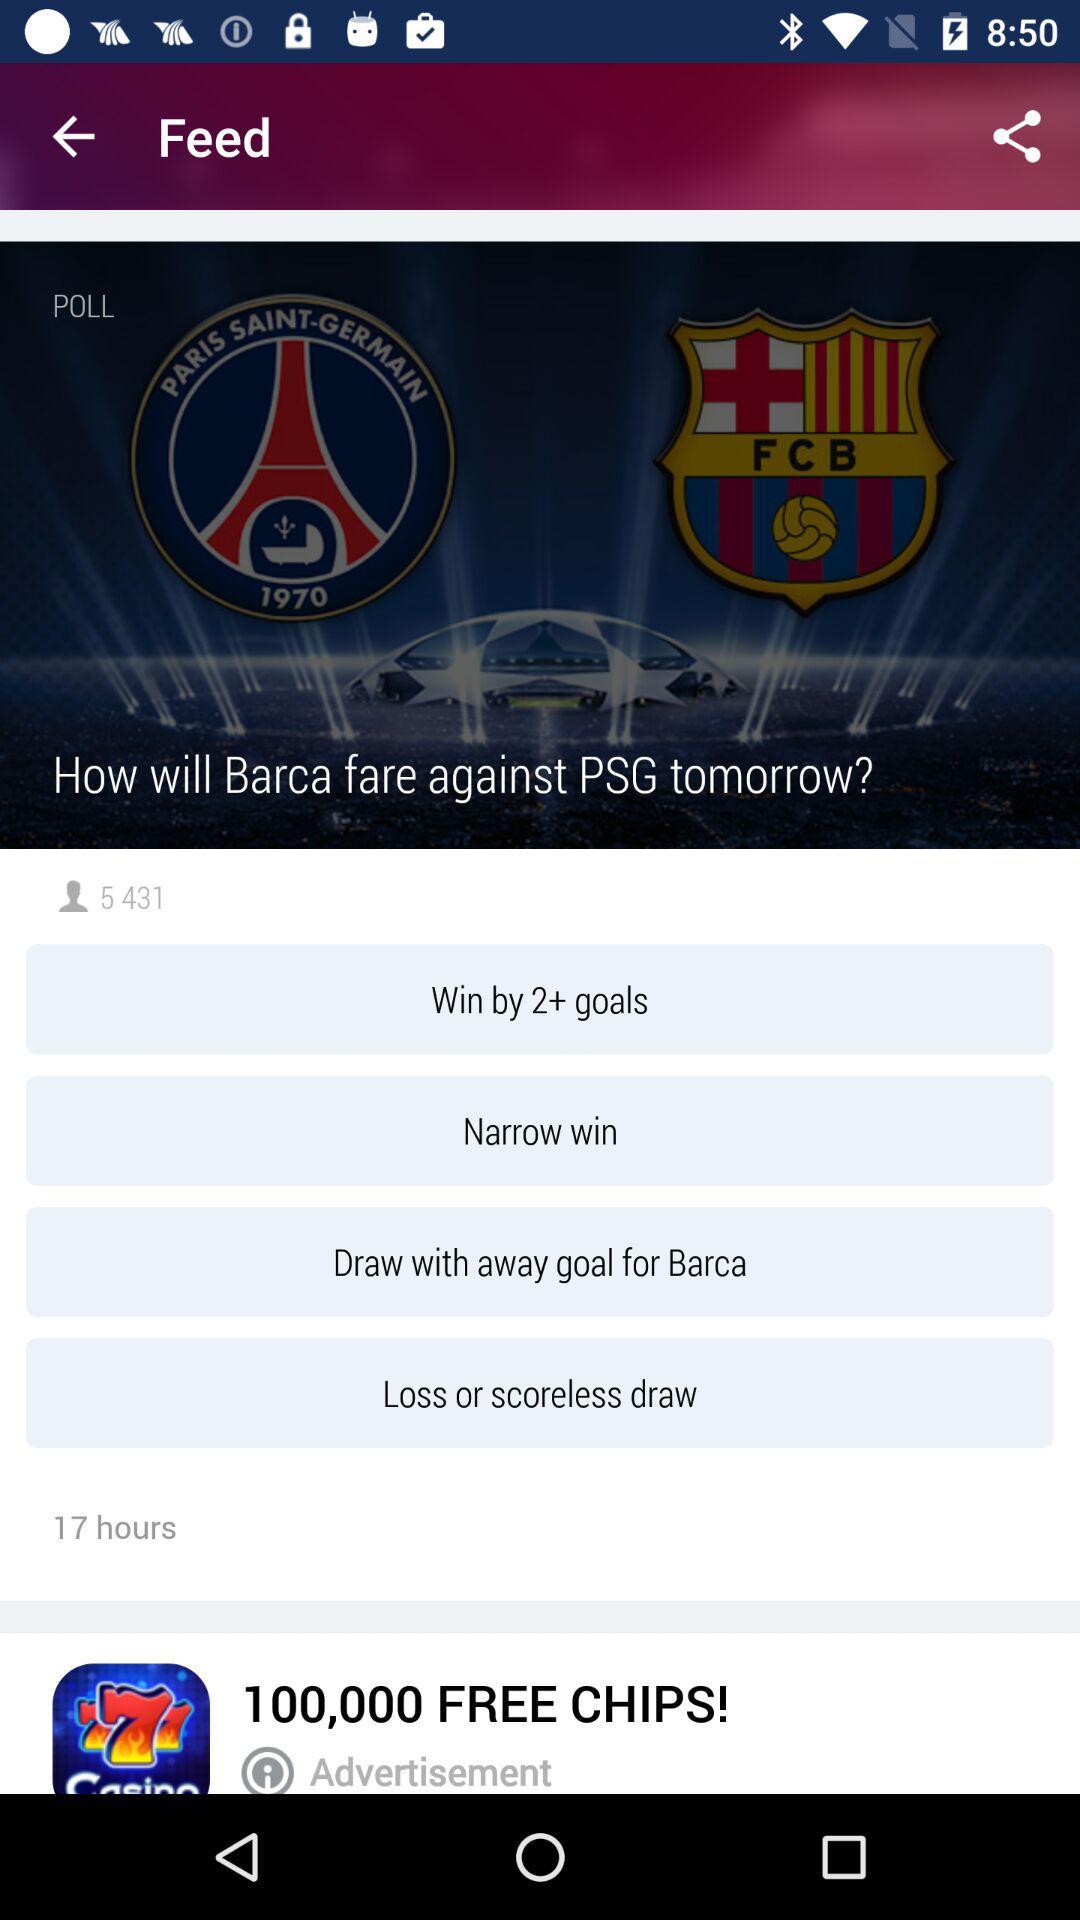 This screenshot has height=1920, width=1080. What do you see at coordinates (540, 999) in the screenshot?
I see `the item below the 5 431` at bounding box center [540, 999].